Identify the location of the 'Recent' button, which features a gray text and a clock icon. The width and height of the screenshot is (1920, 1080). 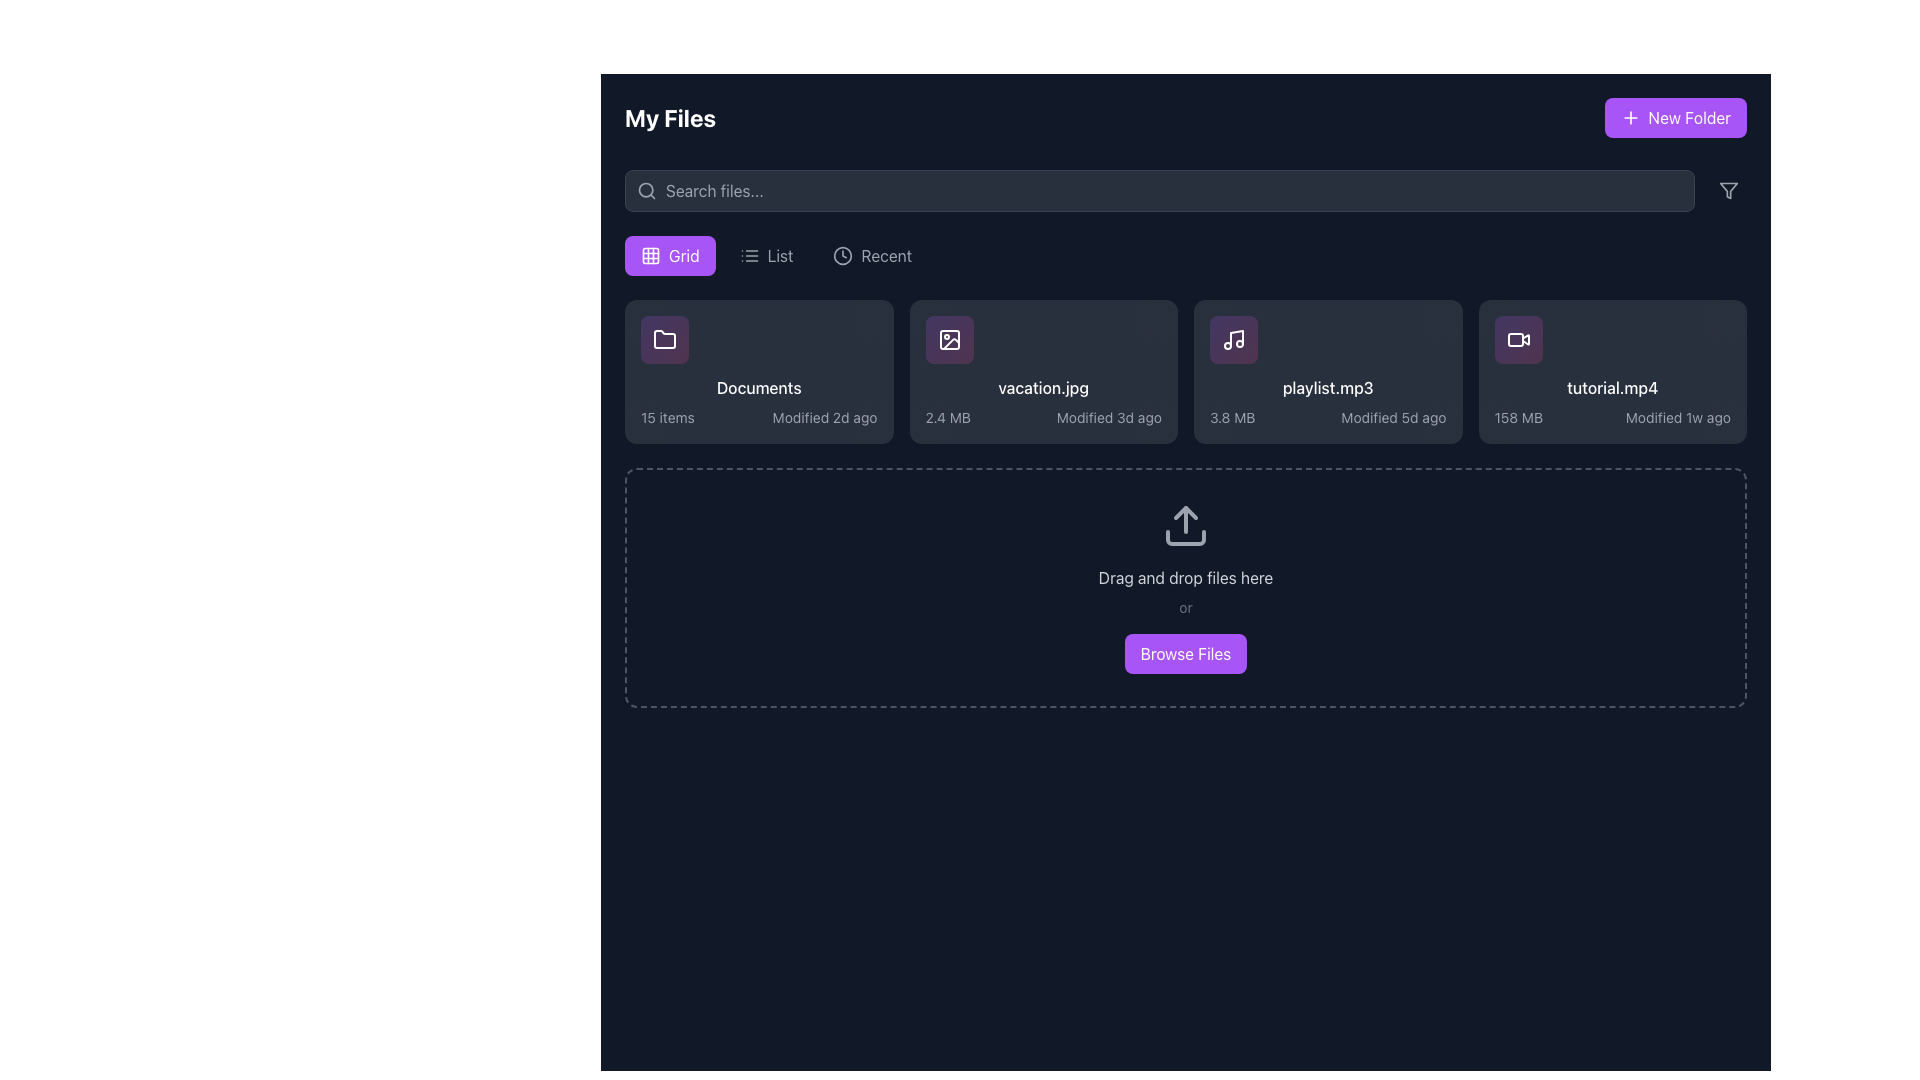
(872, 254).